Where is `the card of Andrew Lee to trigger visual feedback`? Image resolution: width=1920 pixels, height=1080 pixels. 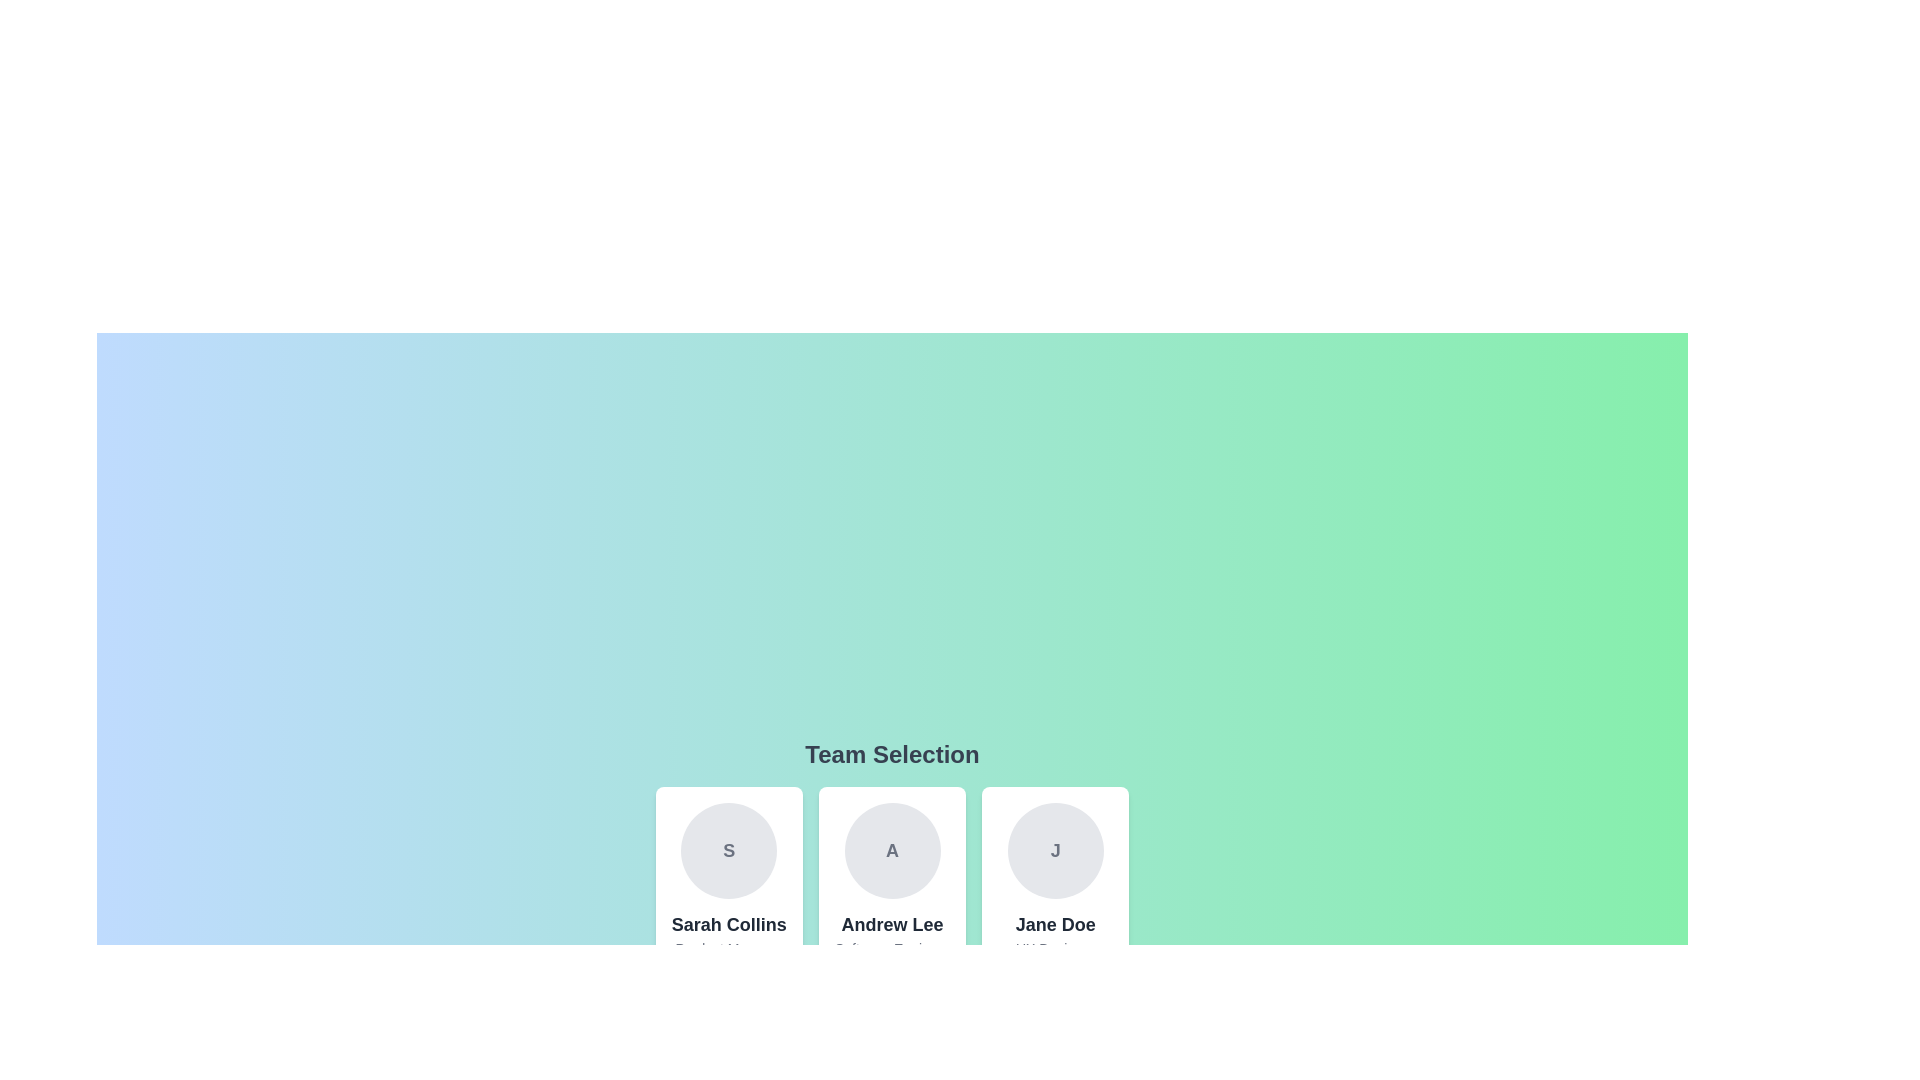 the card of Andrew Lee to trigger visual feedback is located at coordinates (891, 896).